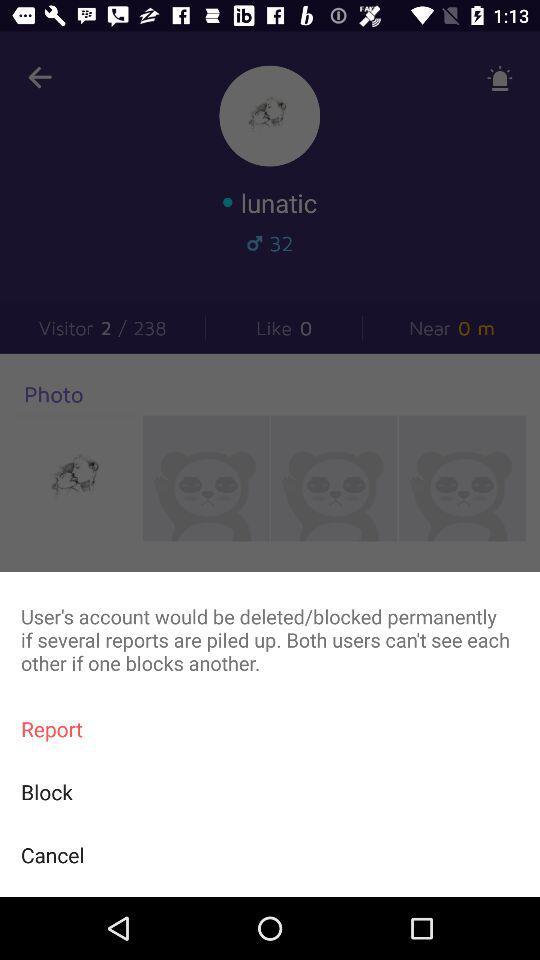 This screenshot has height=960, width=540. Describe the element at coordinates (270, 792) in the screenshot. I see `the block item` at that location.